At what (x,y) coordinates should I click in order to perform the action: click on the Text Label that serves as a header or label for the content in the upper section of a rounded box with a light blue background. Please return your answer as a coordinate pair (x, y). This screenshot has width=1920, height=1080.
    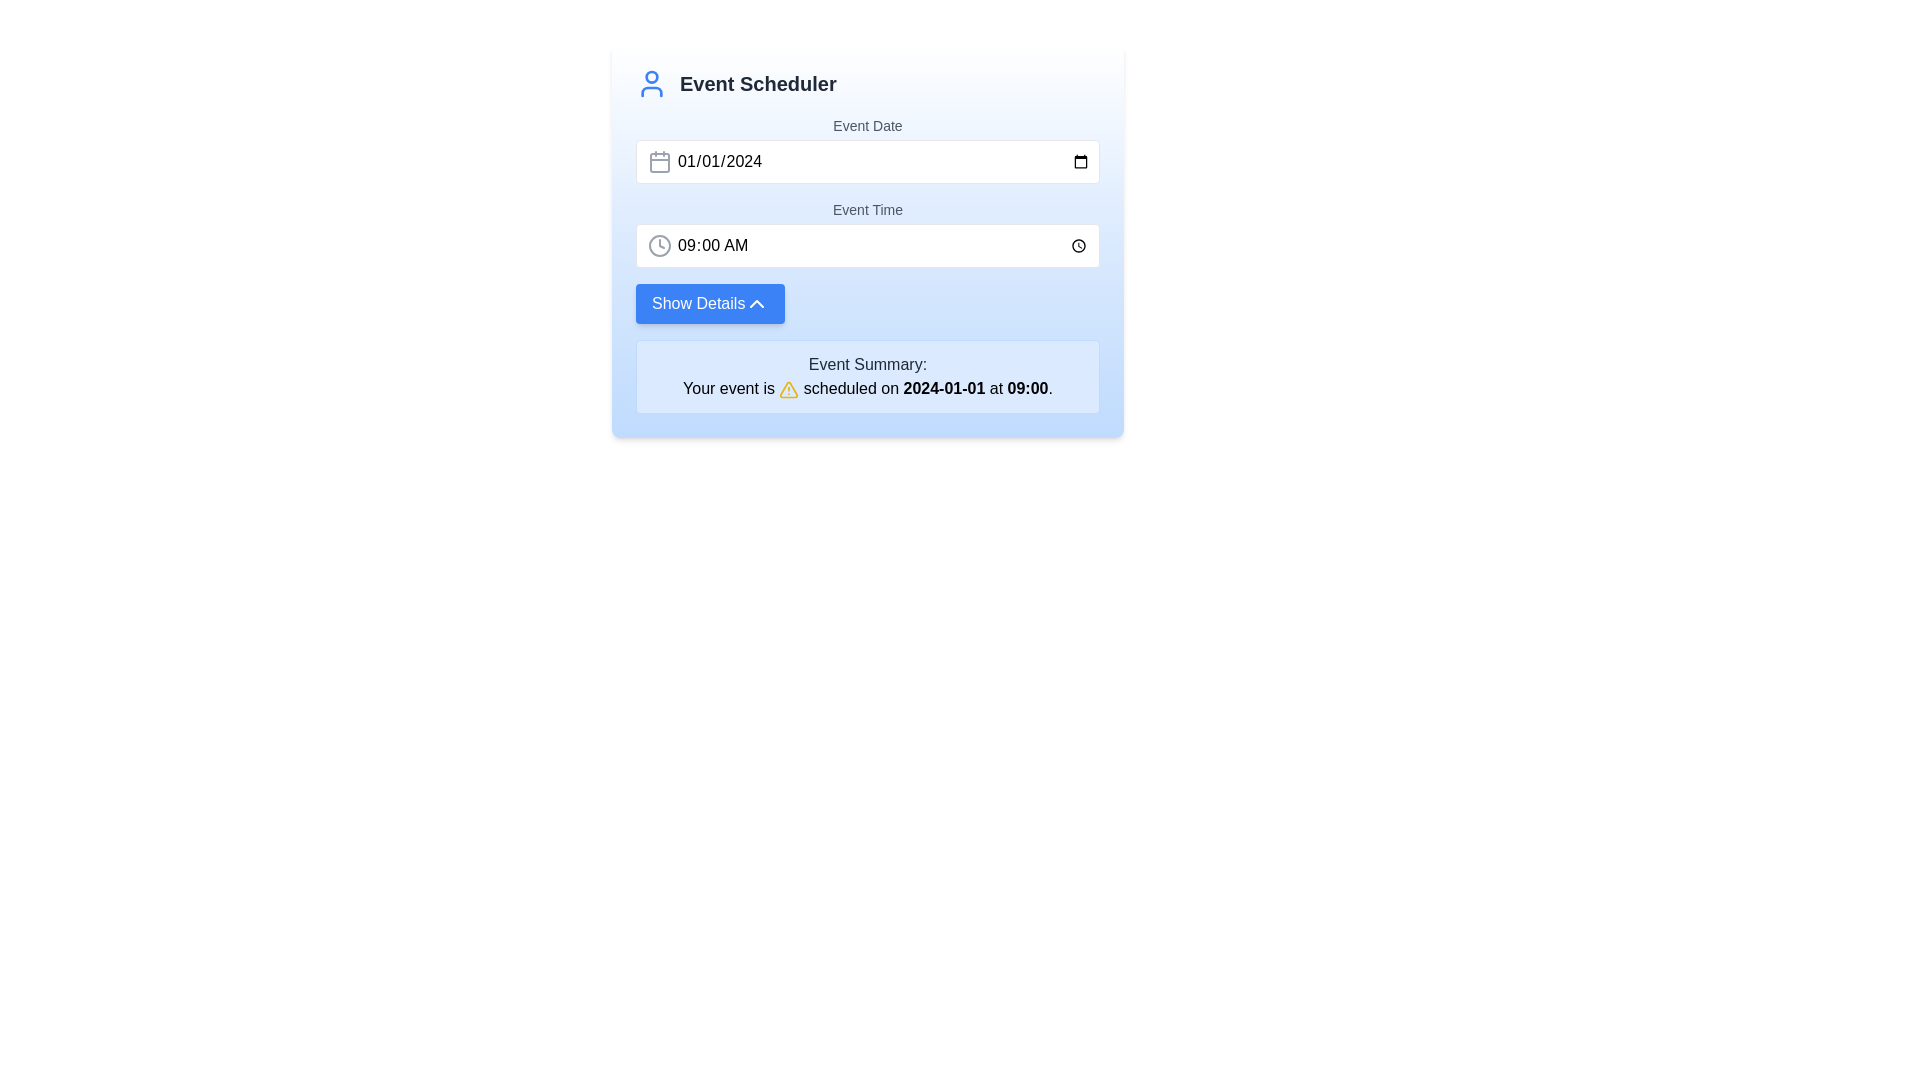
    Looking at the image, I should click on (868, 365).